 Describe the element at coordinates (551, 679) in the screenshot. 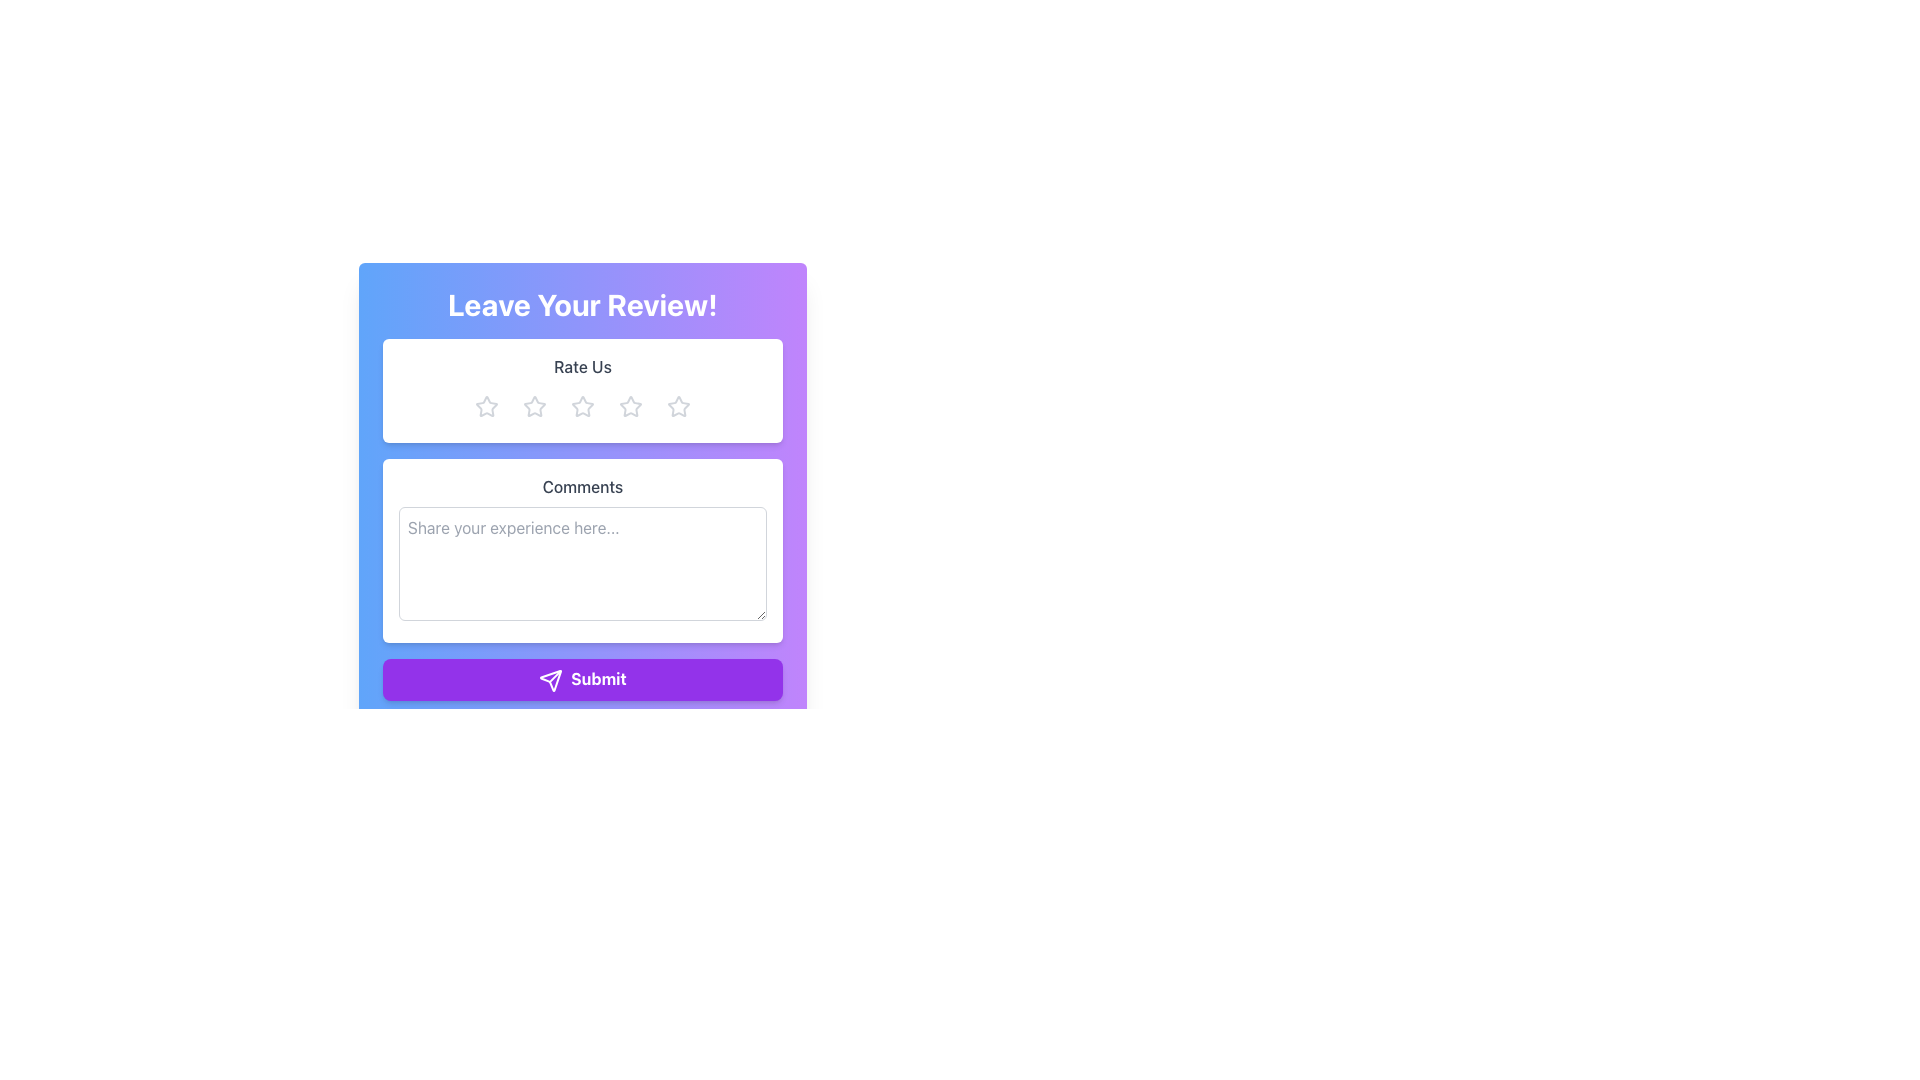

I see `the paper airplane icon located within the purple 'Submit' button at the bottom of the interface` at that location.